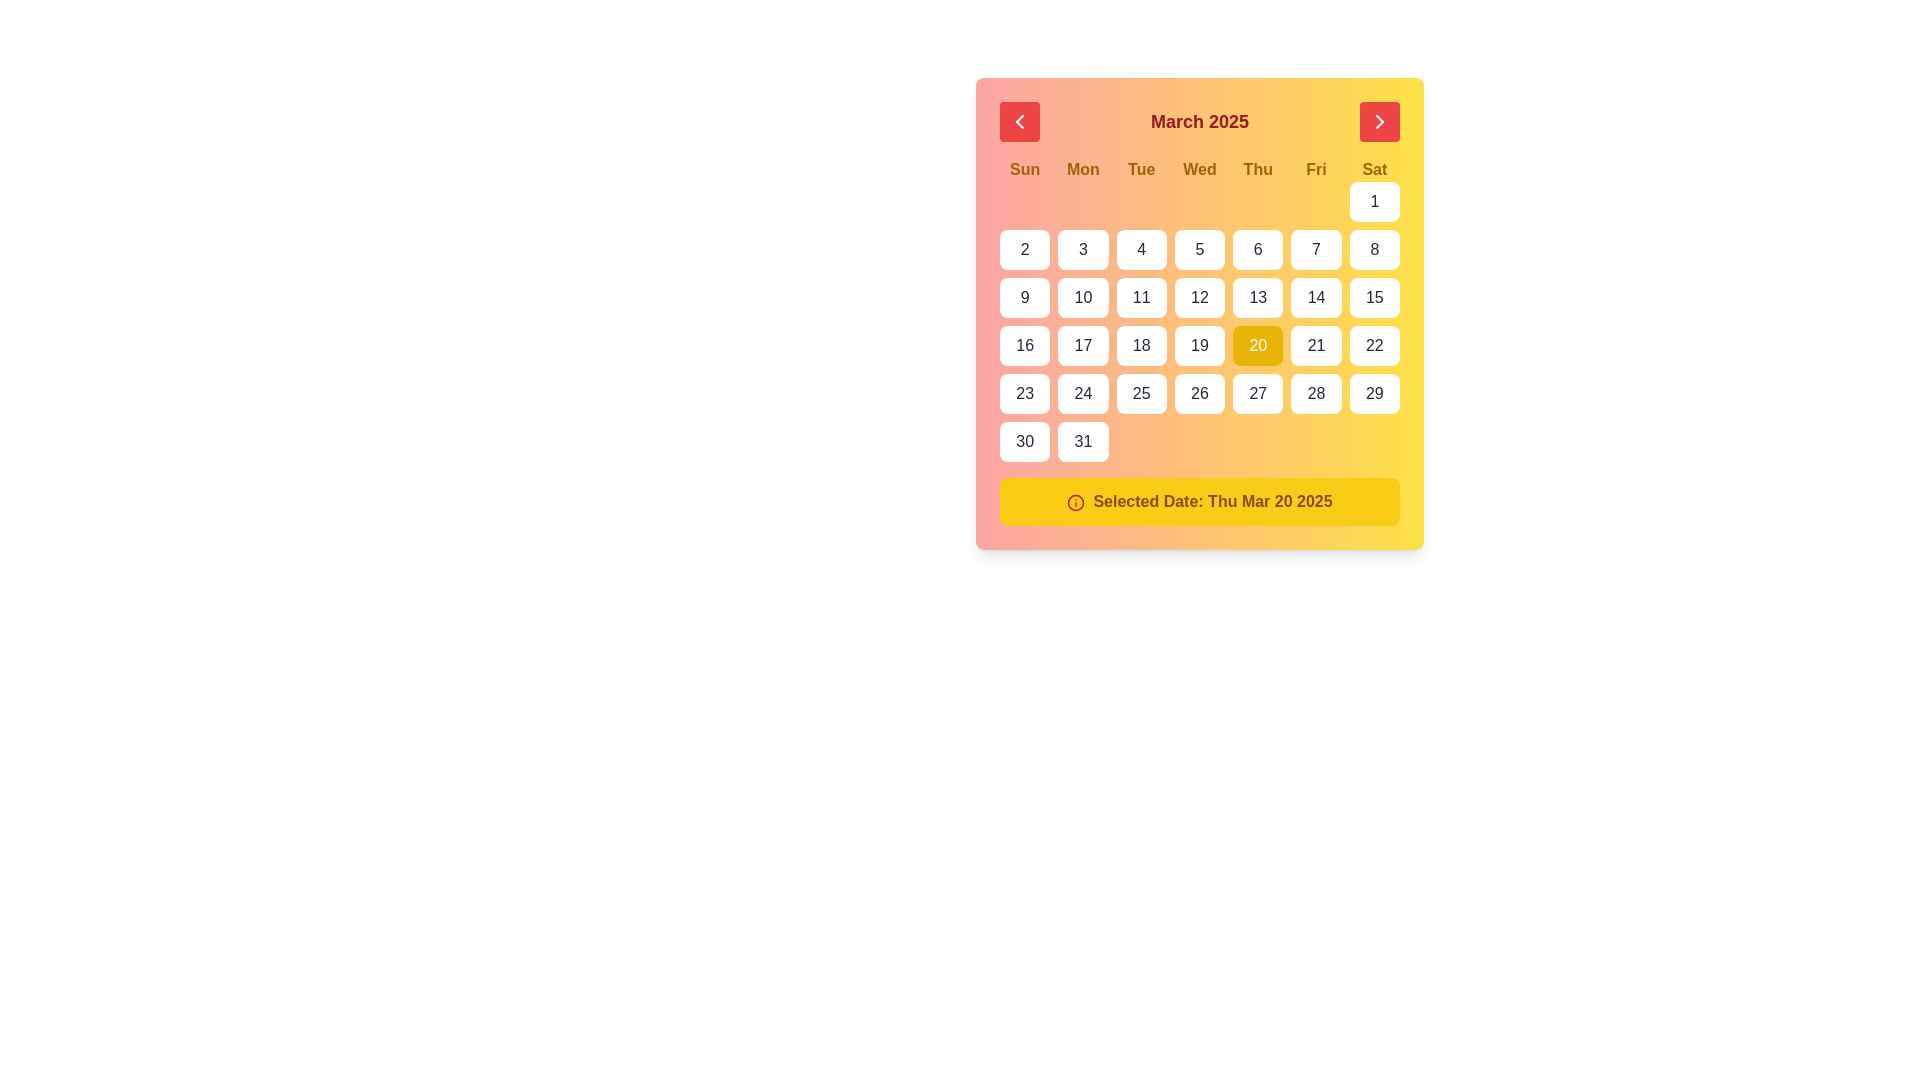 This screenshot has height=1080, width=1920. I want to click on the information icon, which is a red circled lowercase 'i' located to the left of the text 'Selected Date: Thu Mar 20 2025', inside a yellow rounded information box at the bottom of the calendar UI, so click(1075, 501).